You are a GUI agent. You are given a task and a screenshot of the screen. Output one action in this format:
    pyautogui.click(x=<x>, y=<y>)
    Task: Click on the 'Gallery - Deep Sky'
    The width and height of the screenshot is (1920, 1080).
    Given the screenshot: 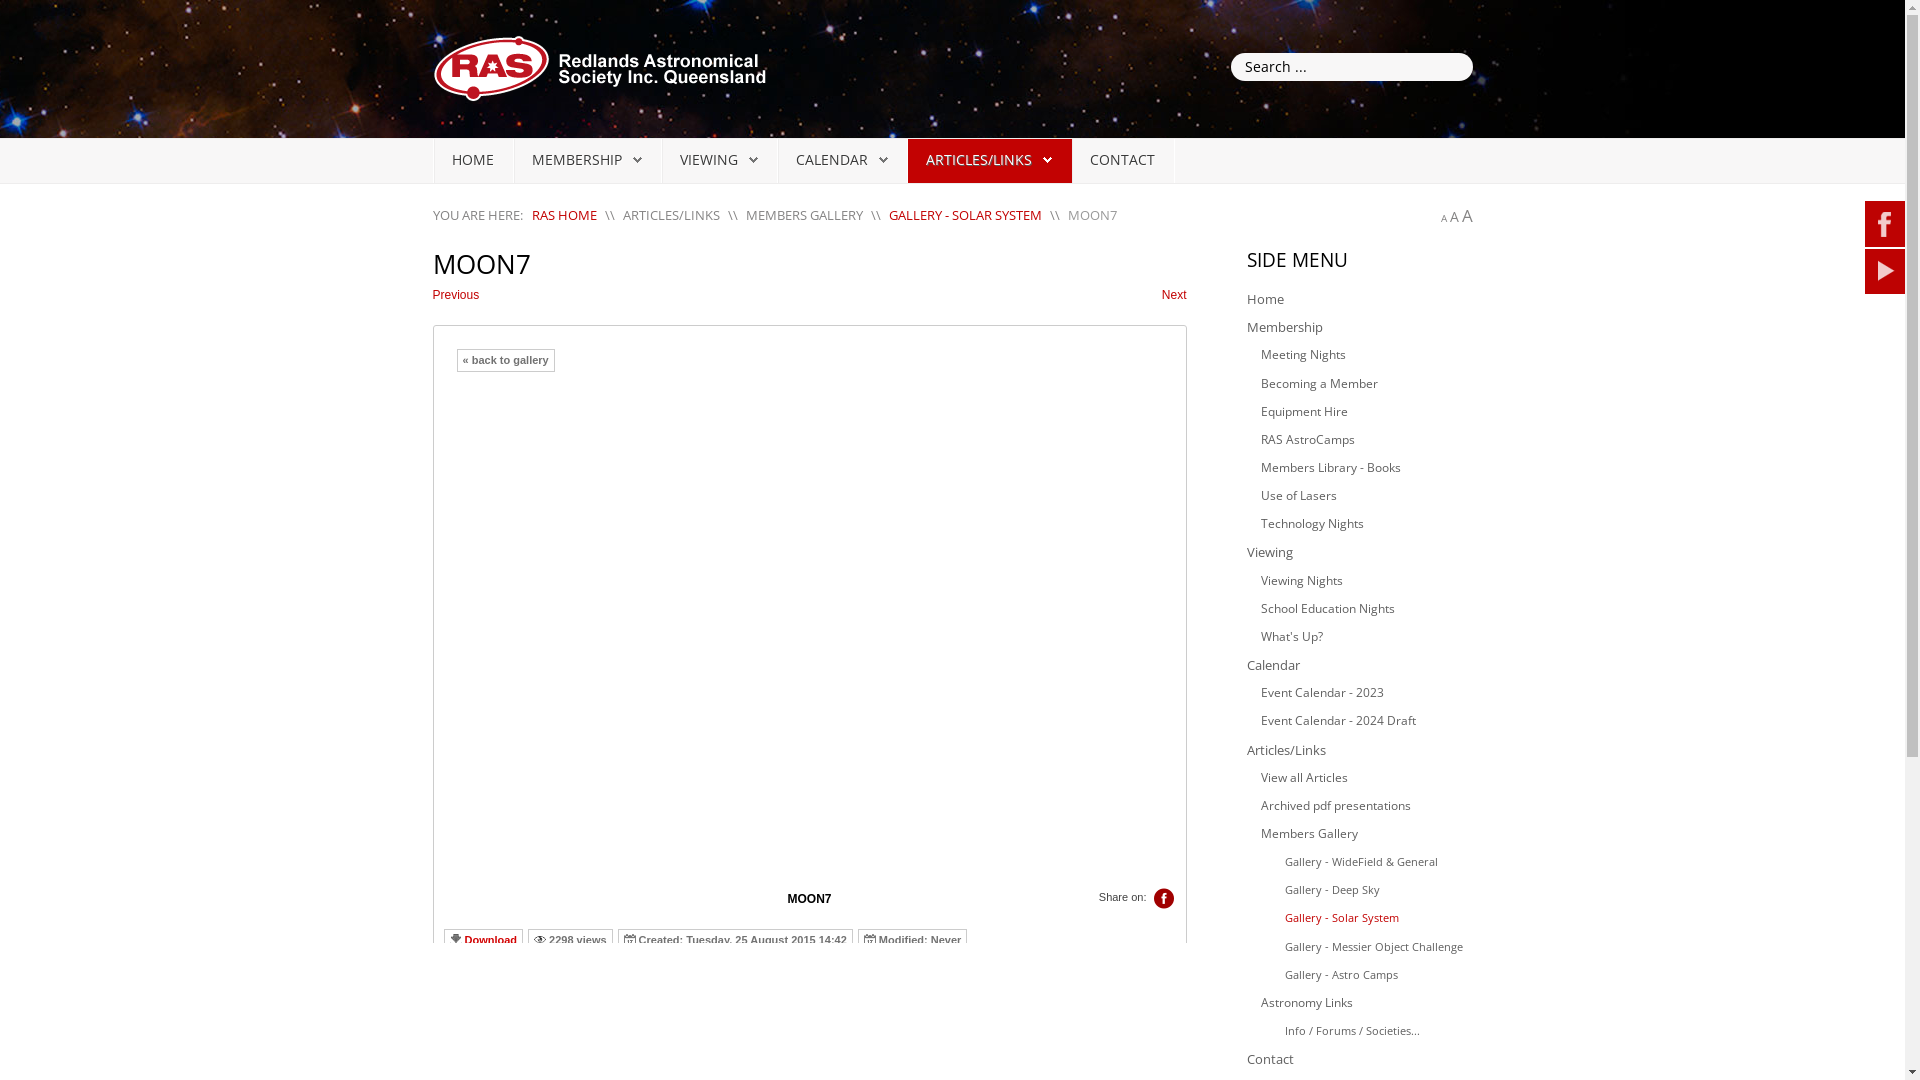 What is the action you would take?
    pyautogui.click(x=1371, y=889)
    